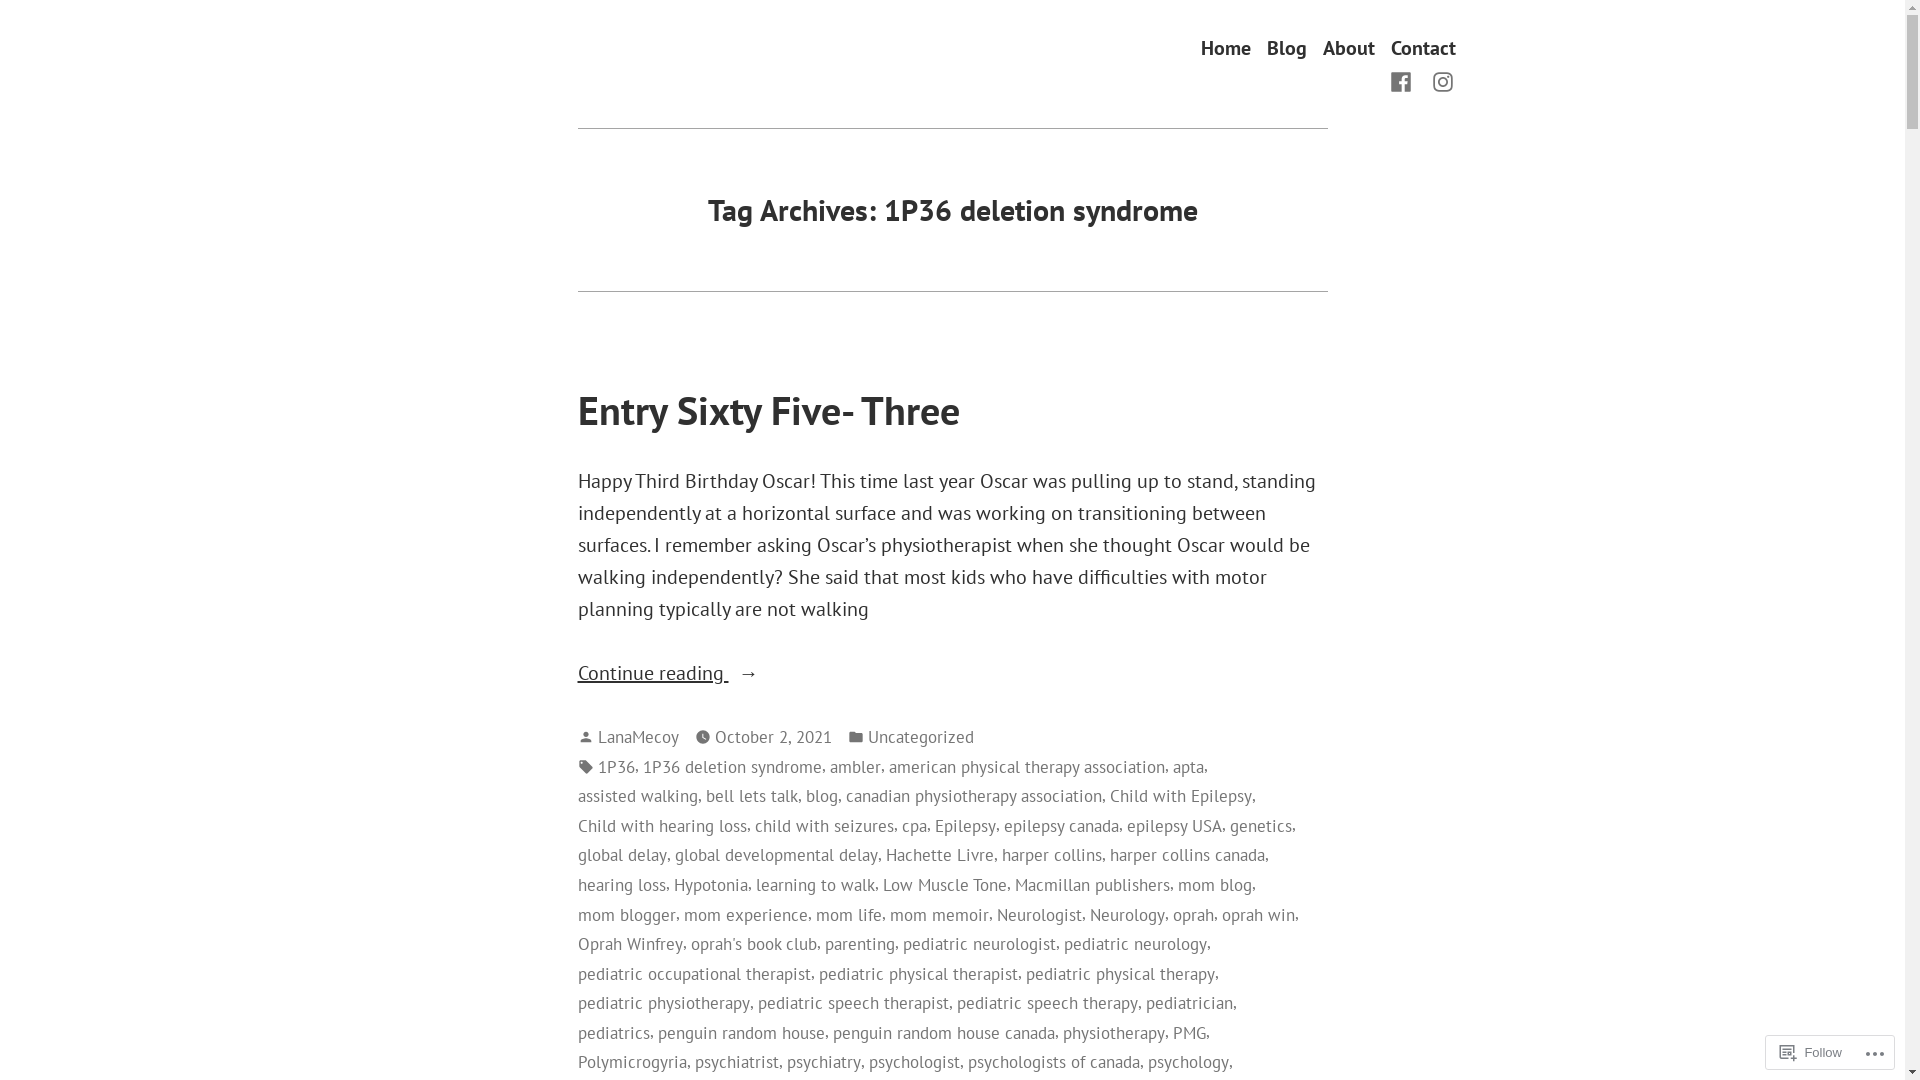 The width and height of the screenshot is (1920, 1080). Describe the element at coordinates (615, 766) in the screenshot. I see `'1P36'` at that location.